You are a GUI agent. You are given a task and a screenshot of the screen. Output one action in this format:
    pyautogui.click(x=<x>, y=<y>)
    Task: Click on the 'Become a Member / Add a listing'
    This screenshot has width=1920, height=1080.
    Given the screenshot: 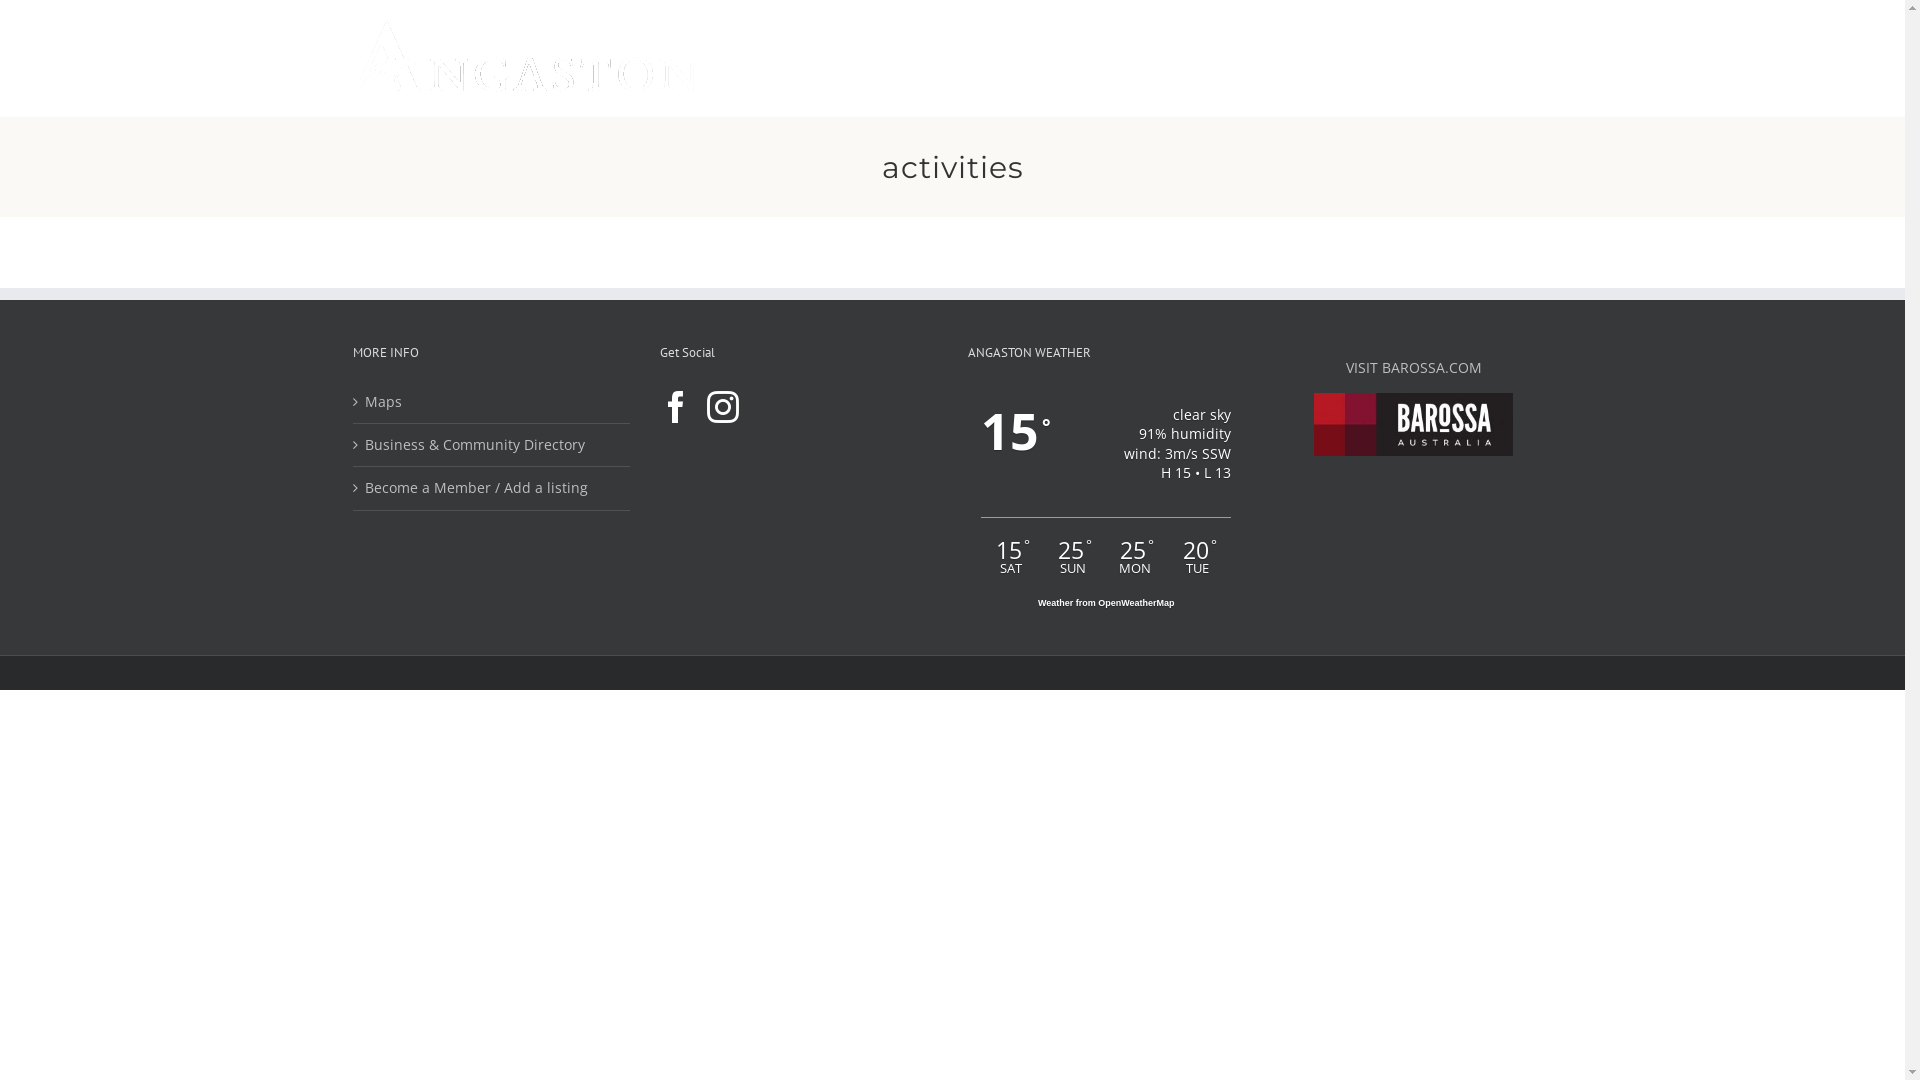 What is the action you would take?
    pyautogui.click(x=491, y=488)
    